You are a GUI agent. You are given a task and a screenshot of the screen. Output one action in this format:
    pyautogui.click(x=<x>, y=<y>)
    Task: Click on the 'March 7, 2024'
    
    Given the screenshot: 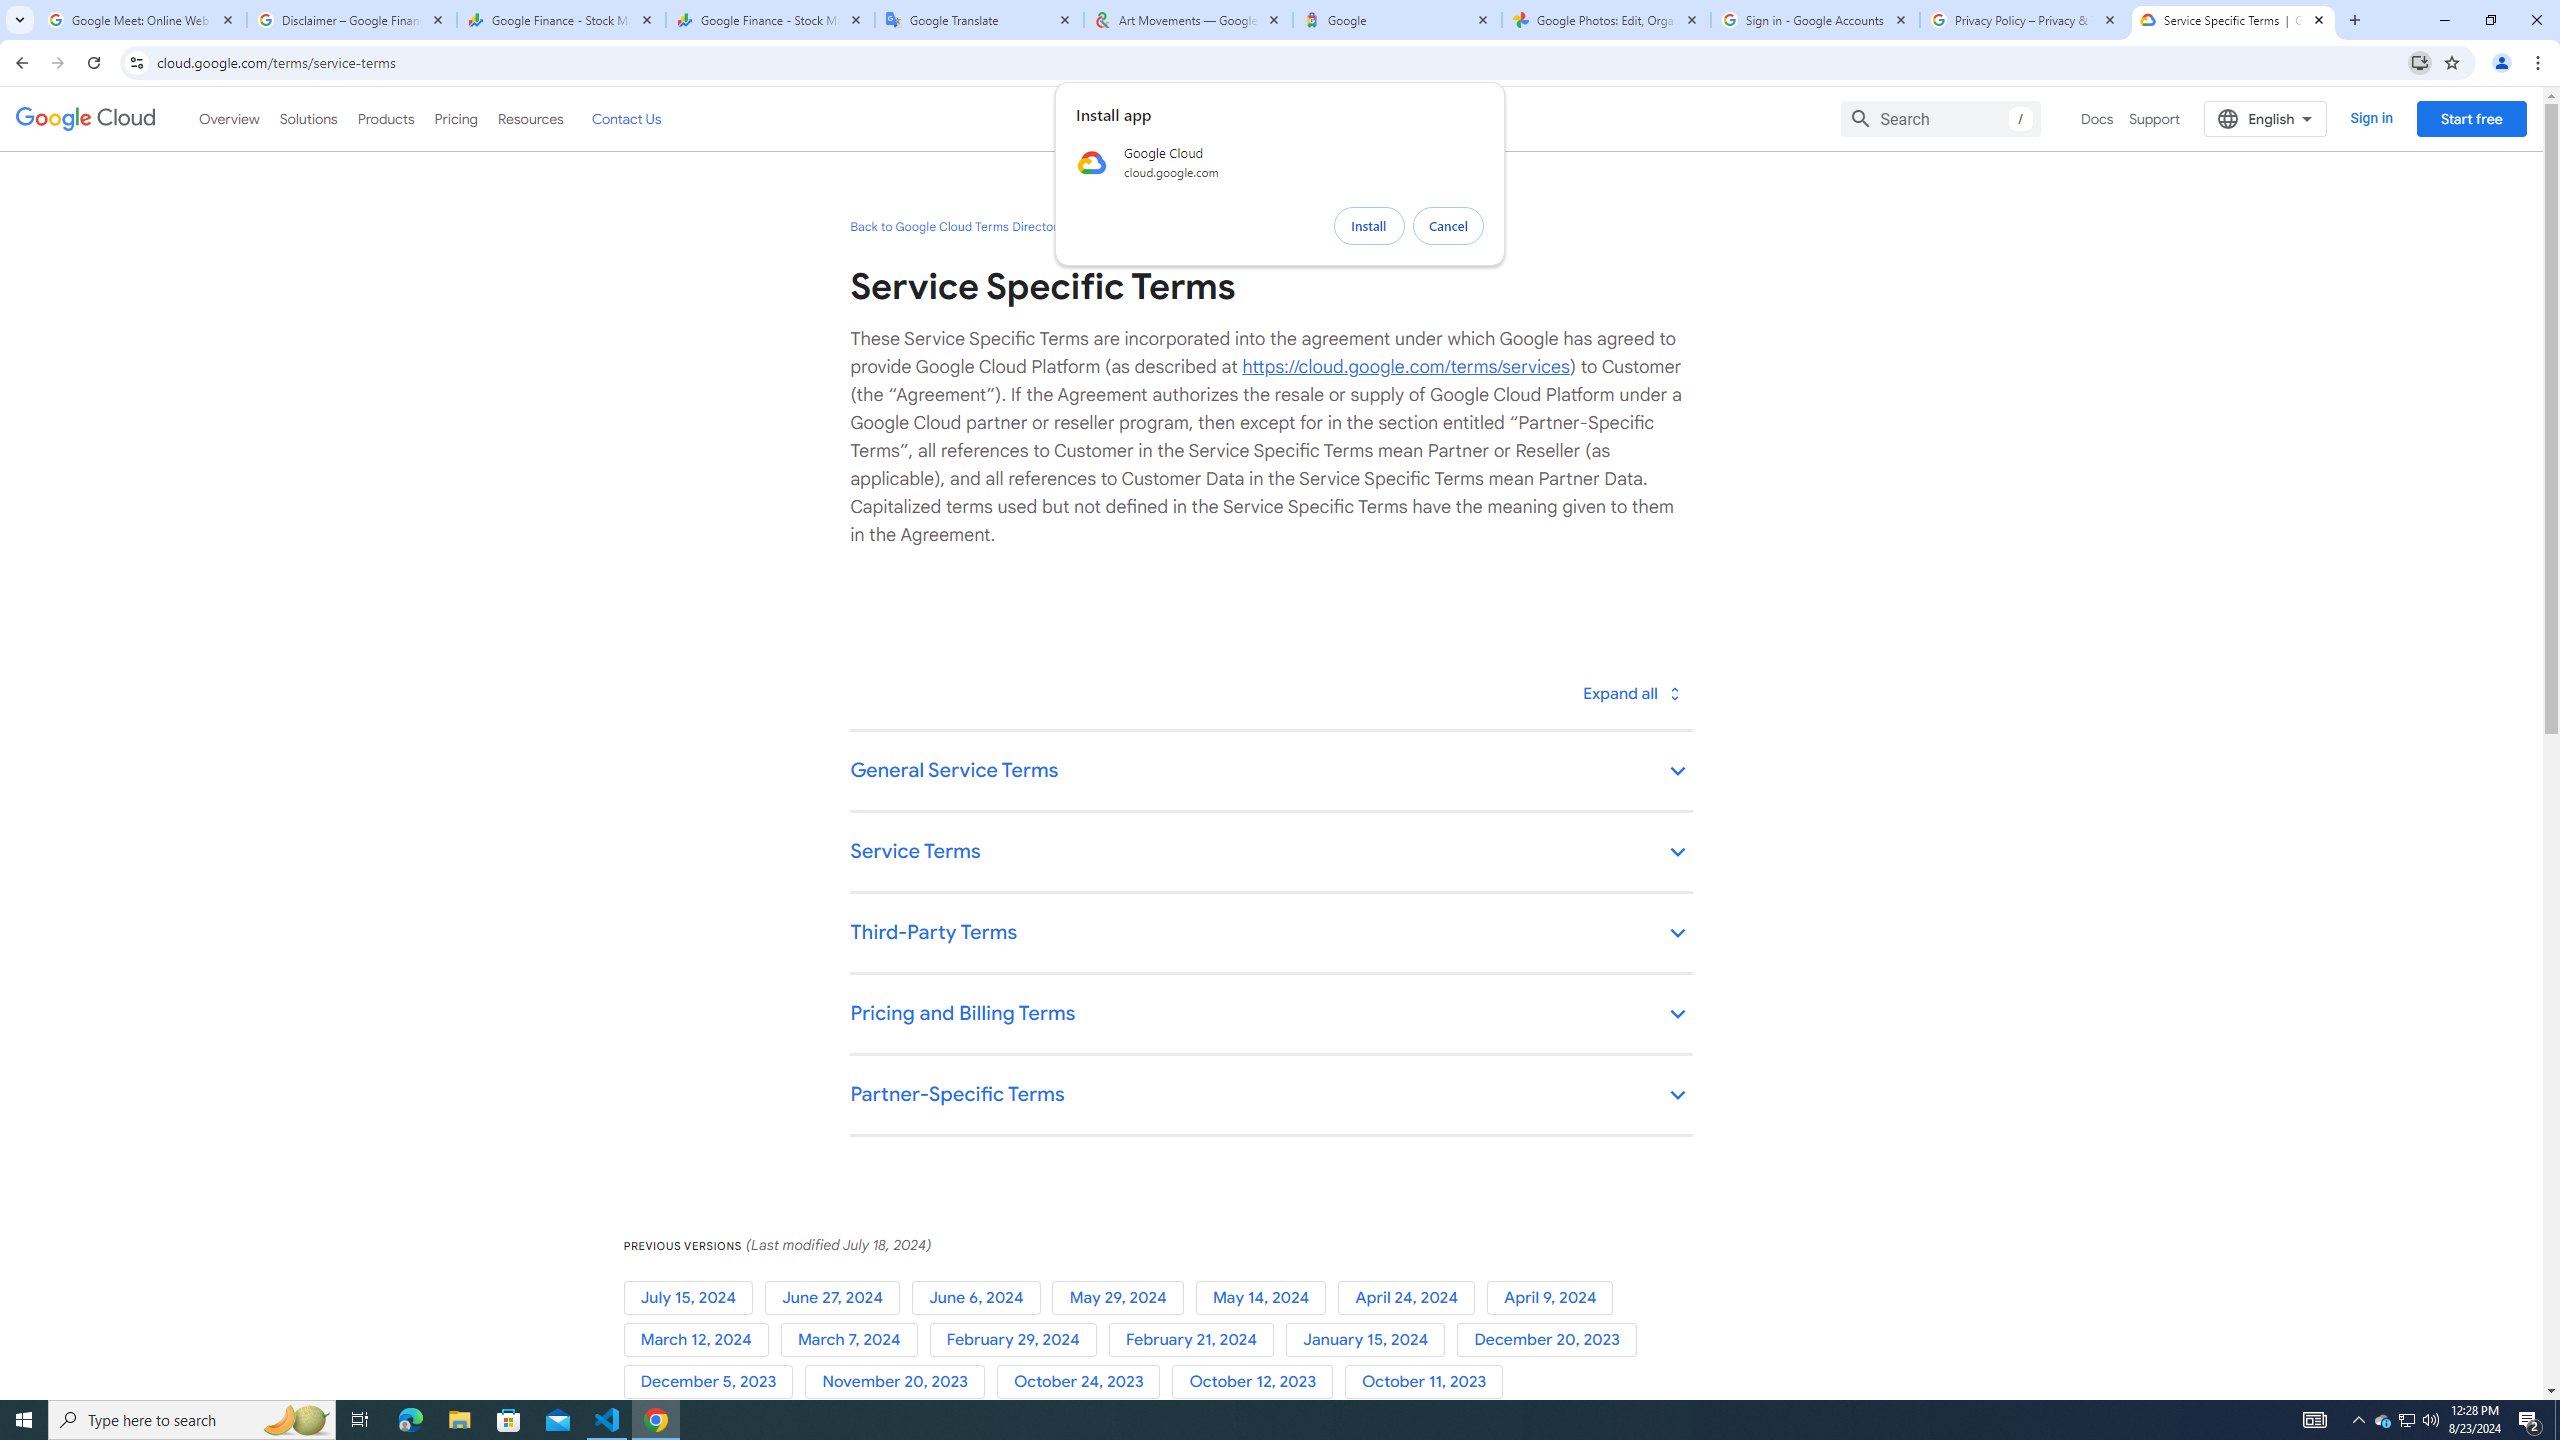 What is the action you would take?
    pyautogui.click(x=855, y=1338)
    